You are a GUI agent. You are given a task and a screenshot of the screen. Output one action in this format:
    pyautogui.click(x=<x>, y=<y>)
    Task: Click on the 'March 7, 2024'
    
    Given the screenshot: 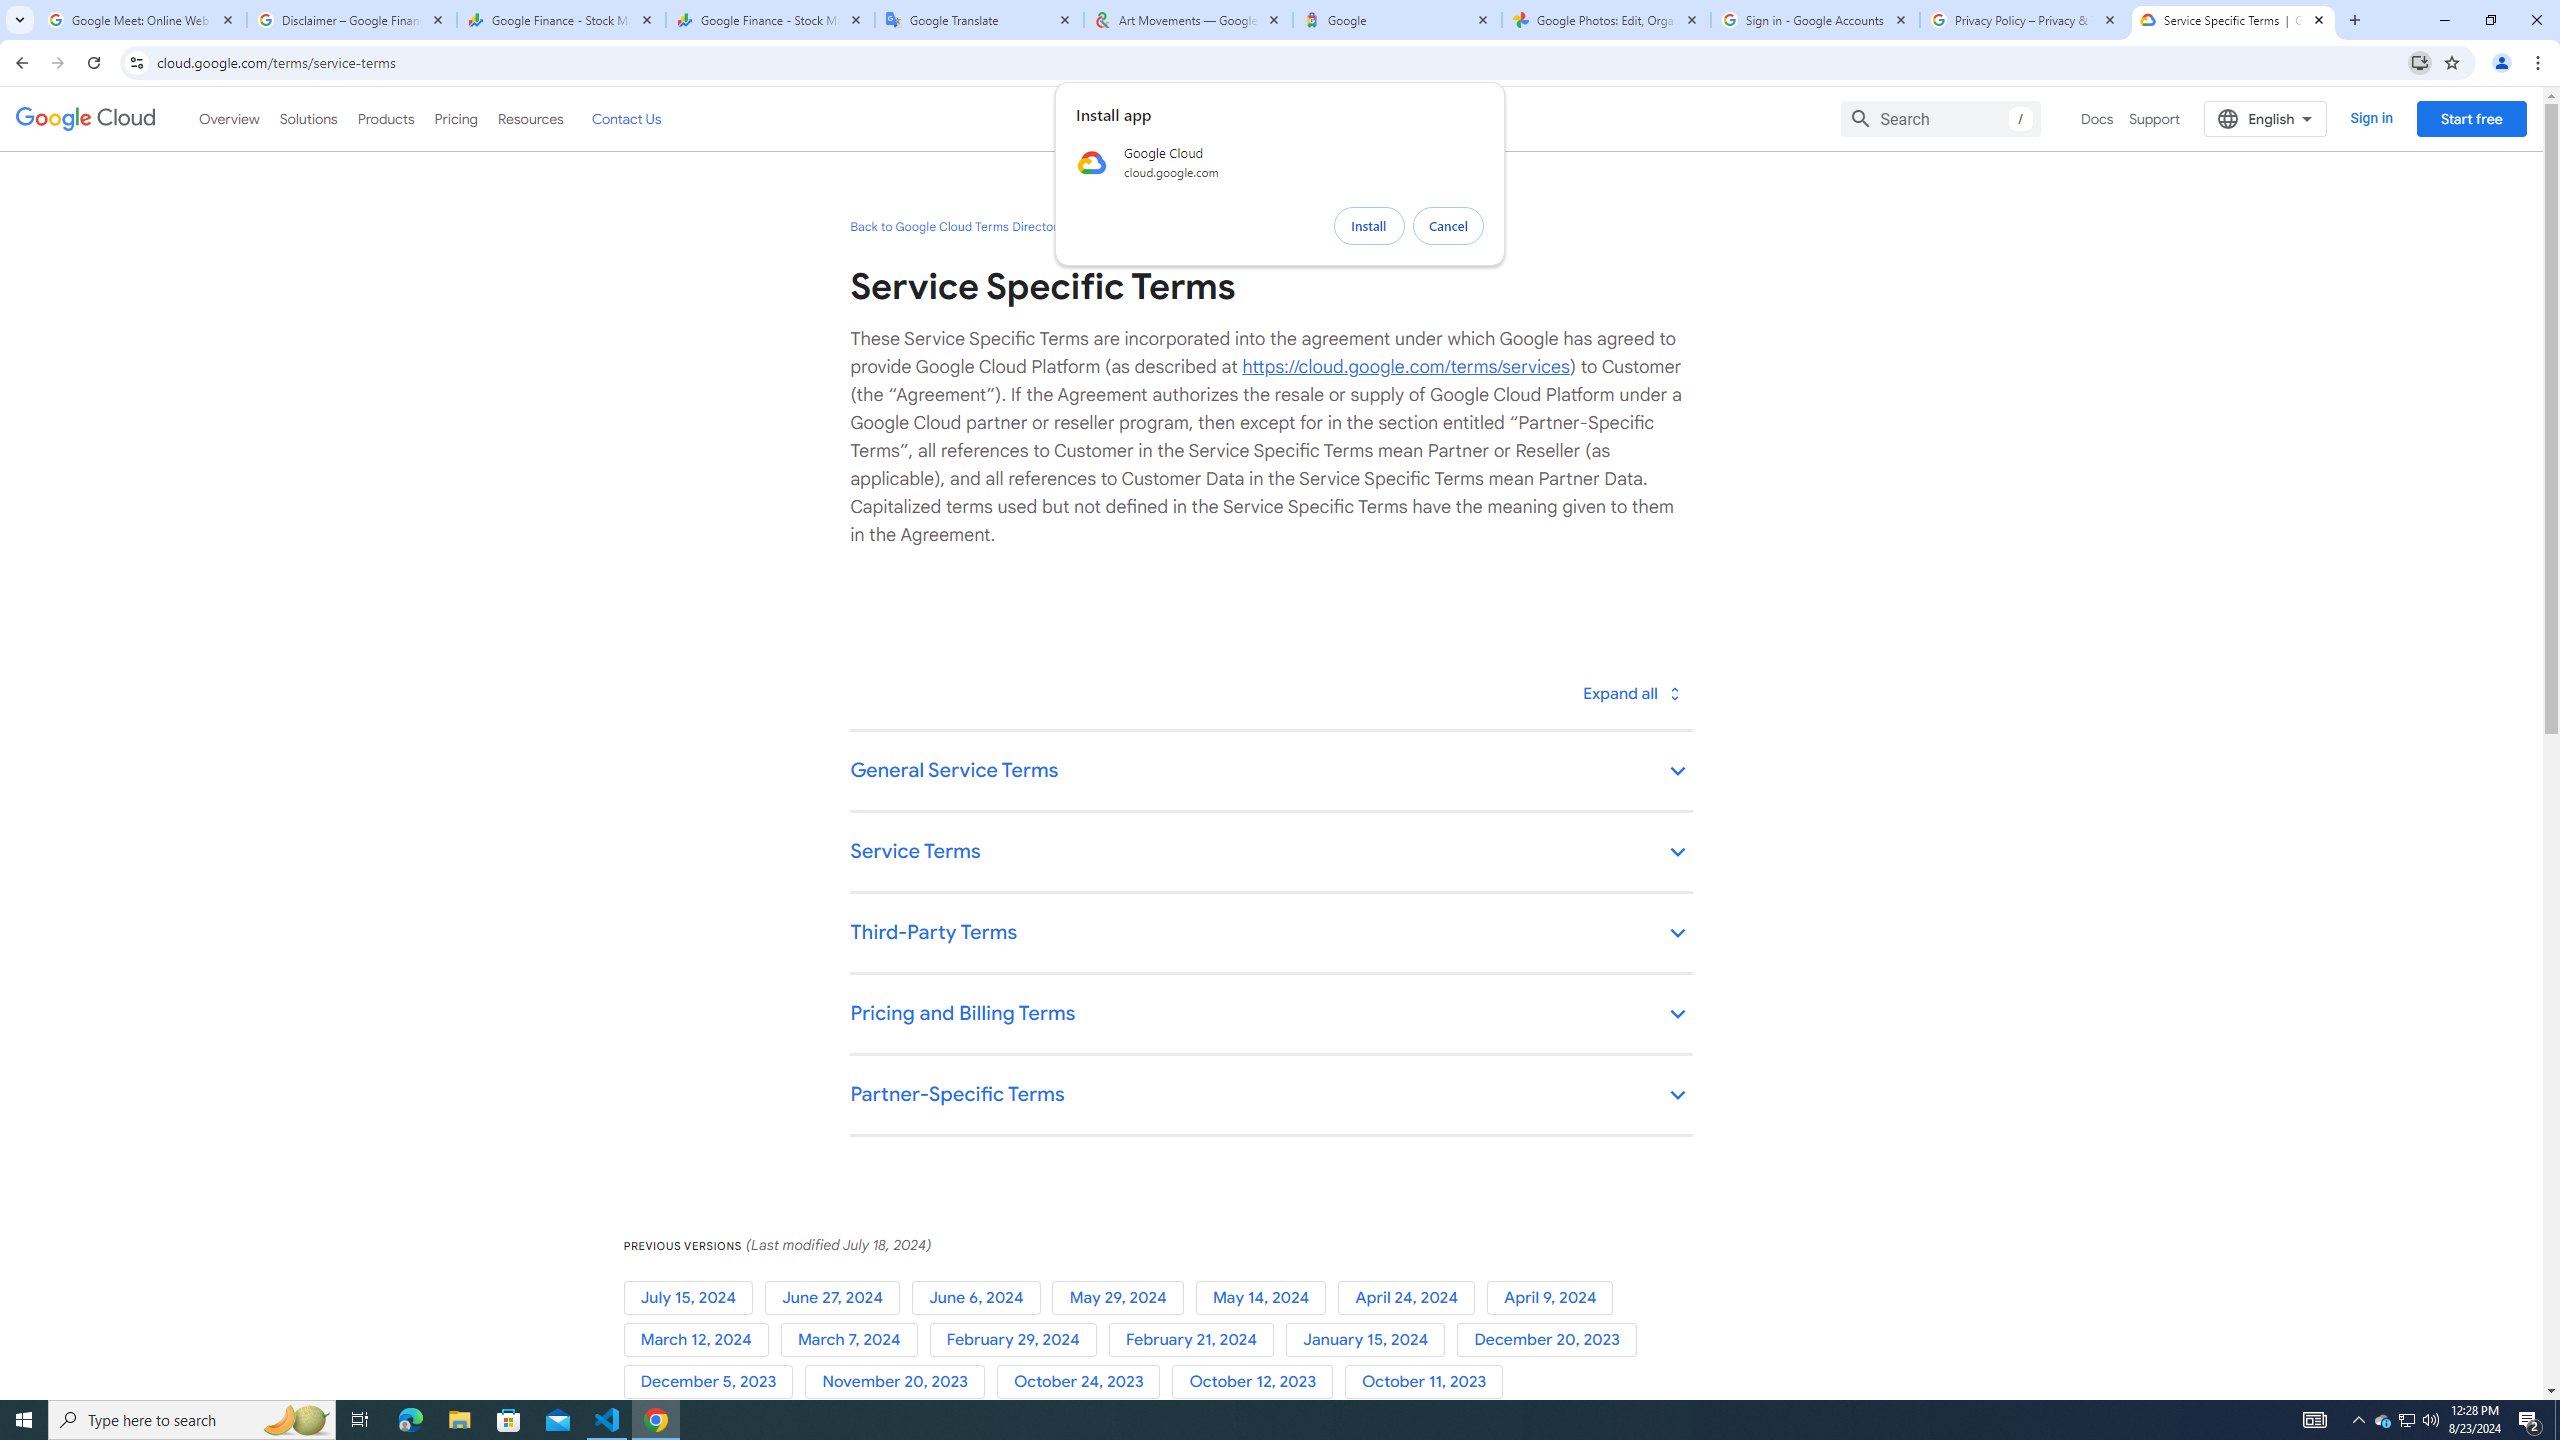 What is the action you would take?
    pyautogui.click(x=855, y=1338)
    